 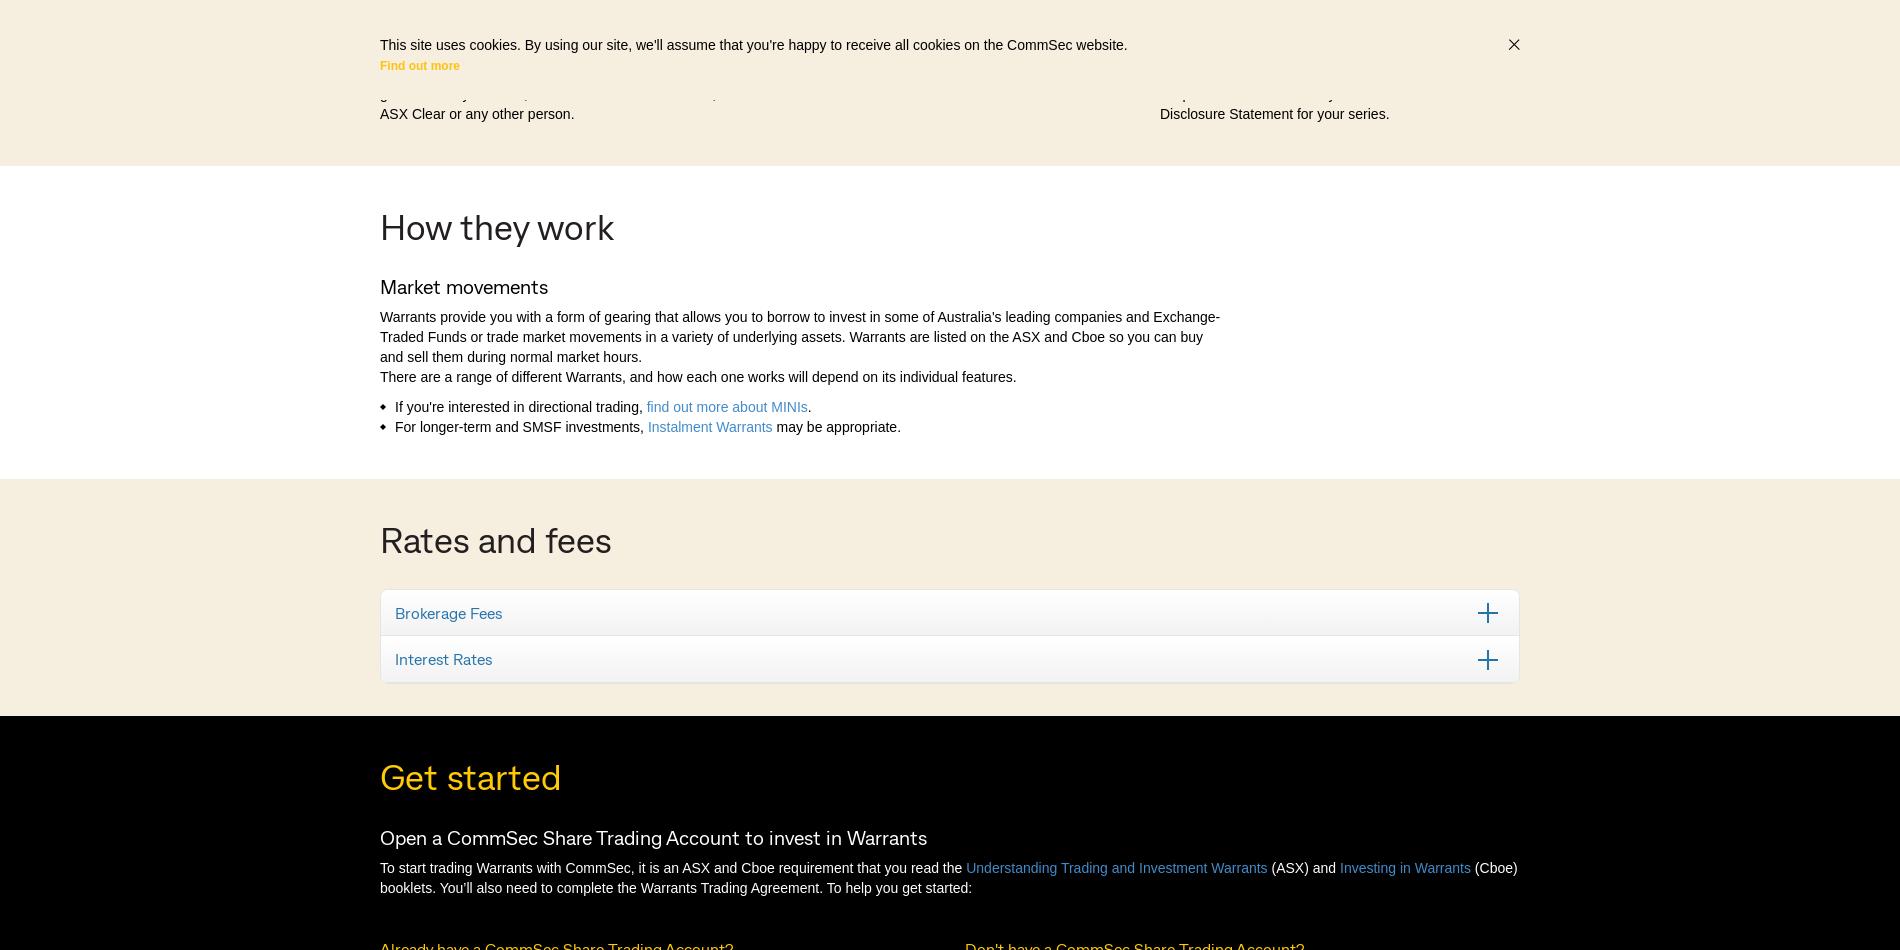 I want to click on 'This site uses cookies. By using our site, we'll assume that you're happy to receive all cookies on the CommSec website.', so click(x=752, y=43).